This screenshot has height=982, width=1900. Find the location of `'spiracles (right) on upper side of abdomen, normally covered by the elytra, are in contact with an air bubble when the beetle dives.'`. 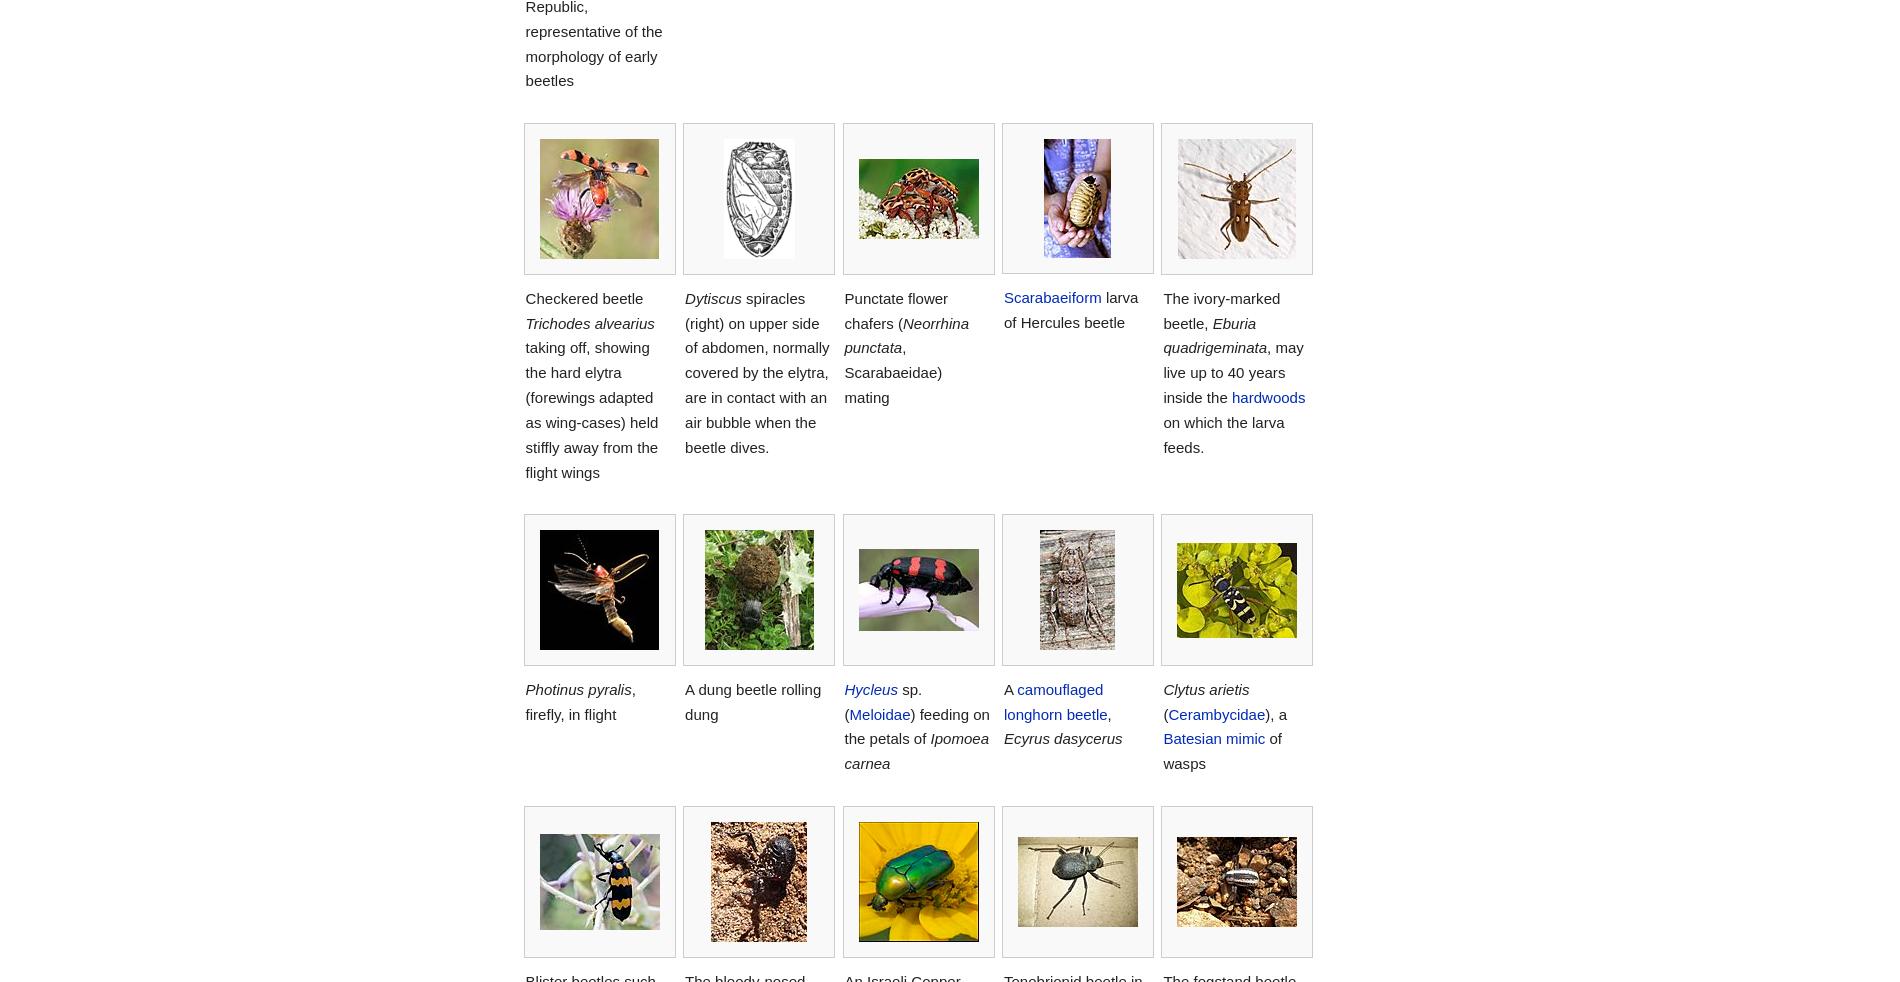

'spiracles (right) on upper side of abdomen, normally covered by the elytra, are in contact with an air bubble when the beetle dives.' is located at coordinates (755, 371).